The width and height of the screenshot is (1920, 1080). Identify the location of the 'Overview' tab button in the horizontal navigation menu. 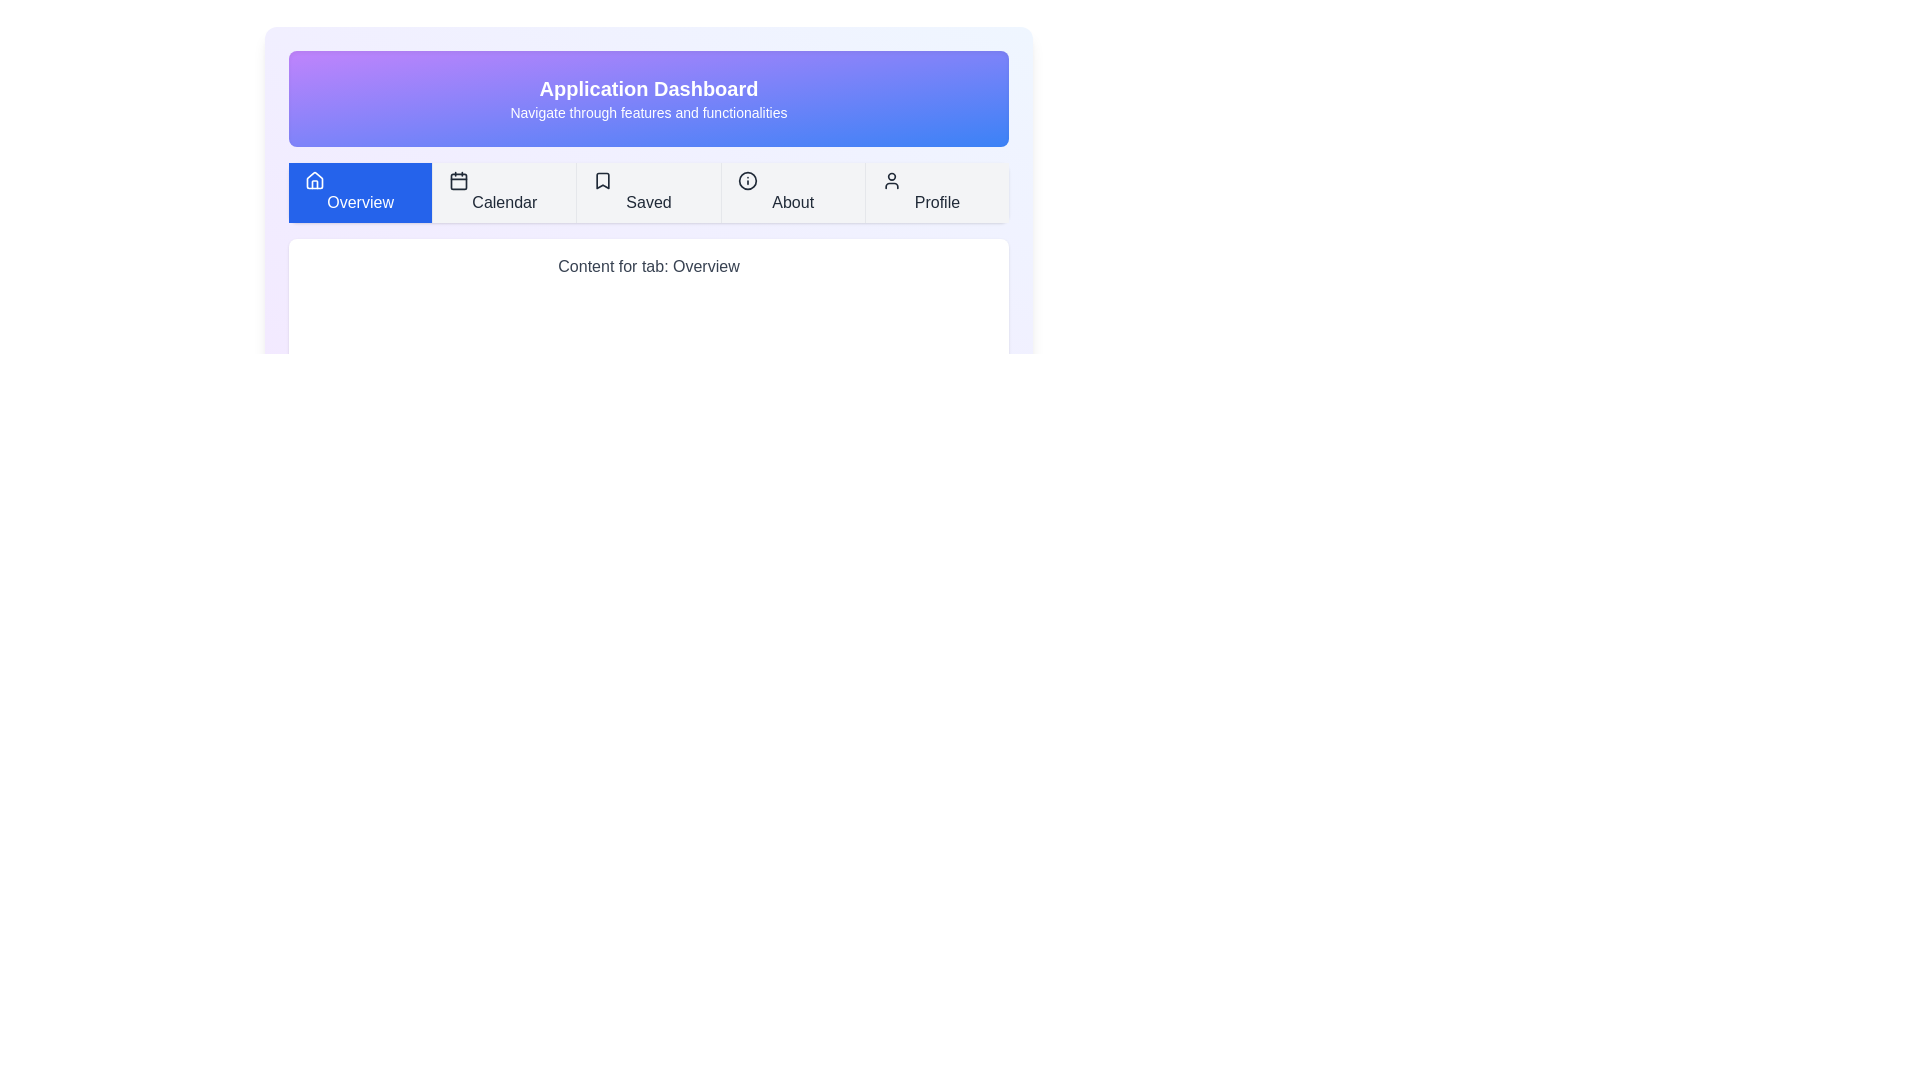
(360, 192).